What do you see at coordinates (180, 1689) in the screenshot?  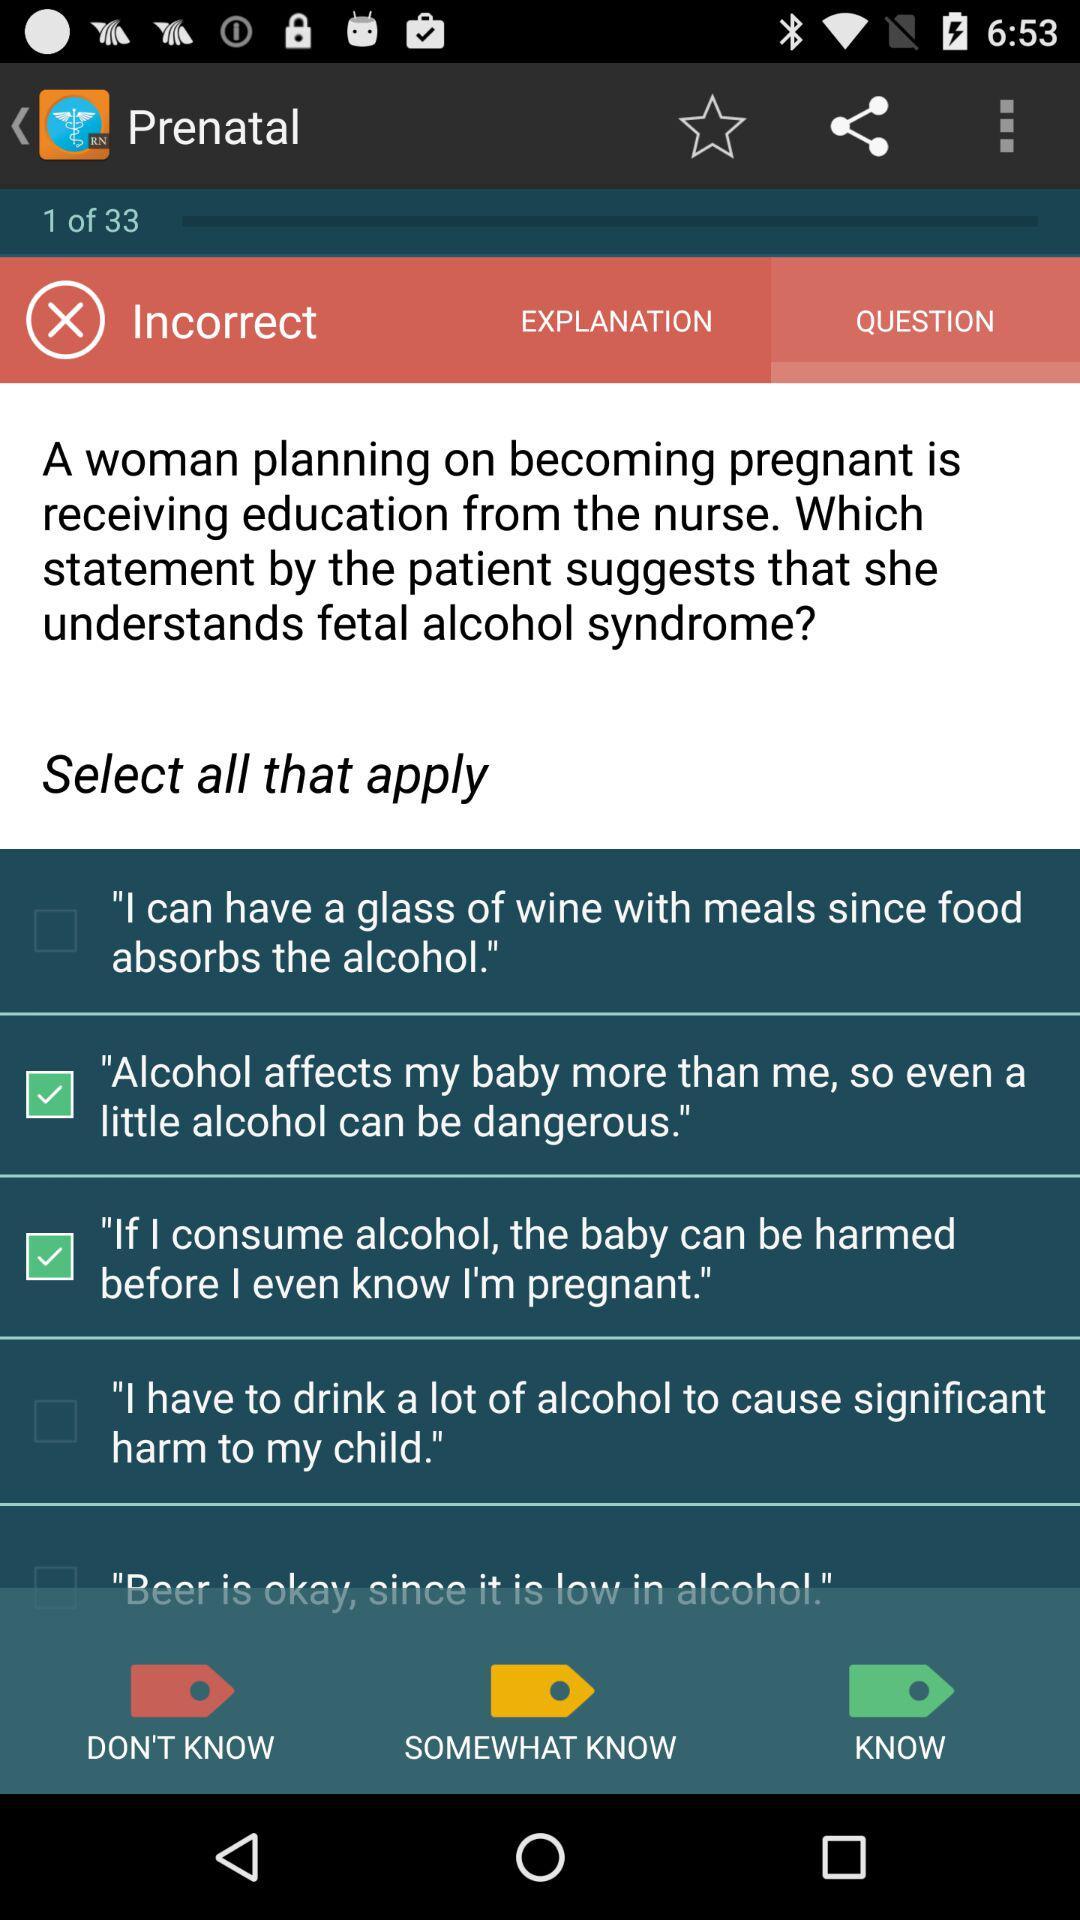 I see `dont know answer` at bounding box center [180, 1689].